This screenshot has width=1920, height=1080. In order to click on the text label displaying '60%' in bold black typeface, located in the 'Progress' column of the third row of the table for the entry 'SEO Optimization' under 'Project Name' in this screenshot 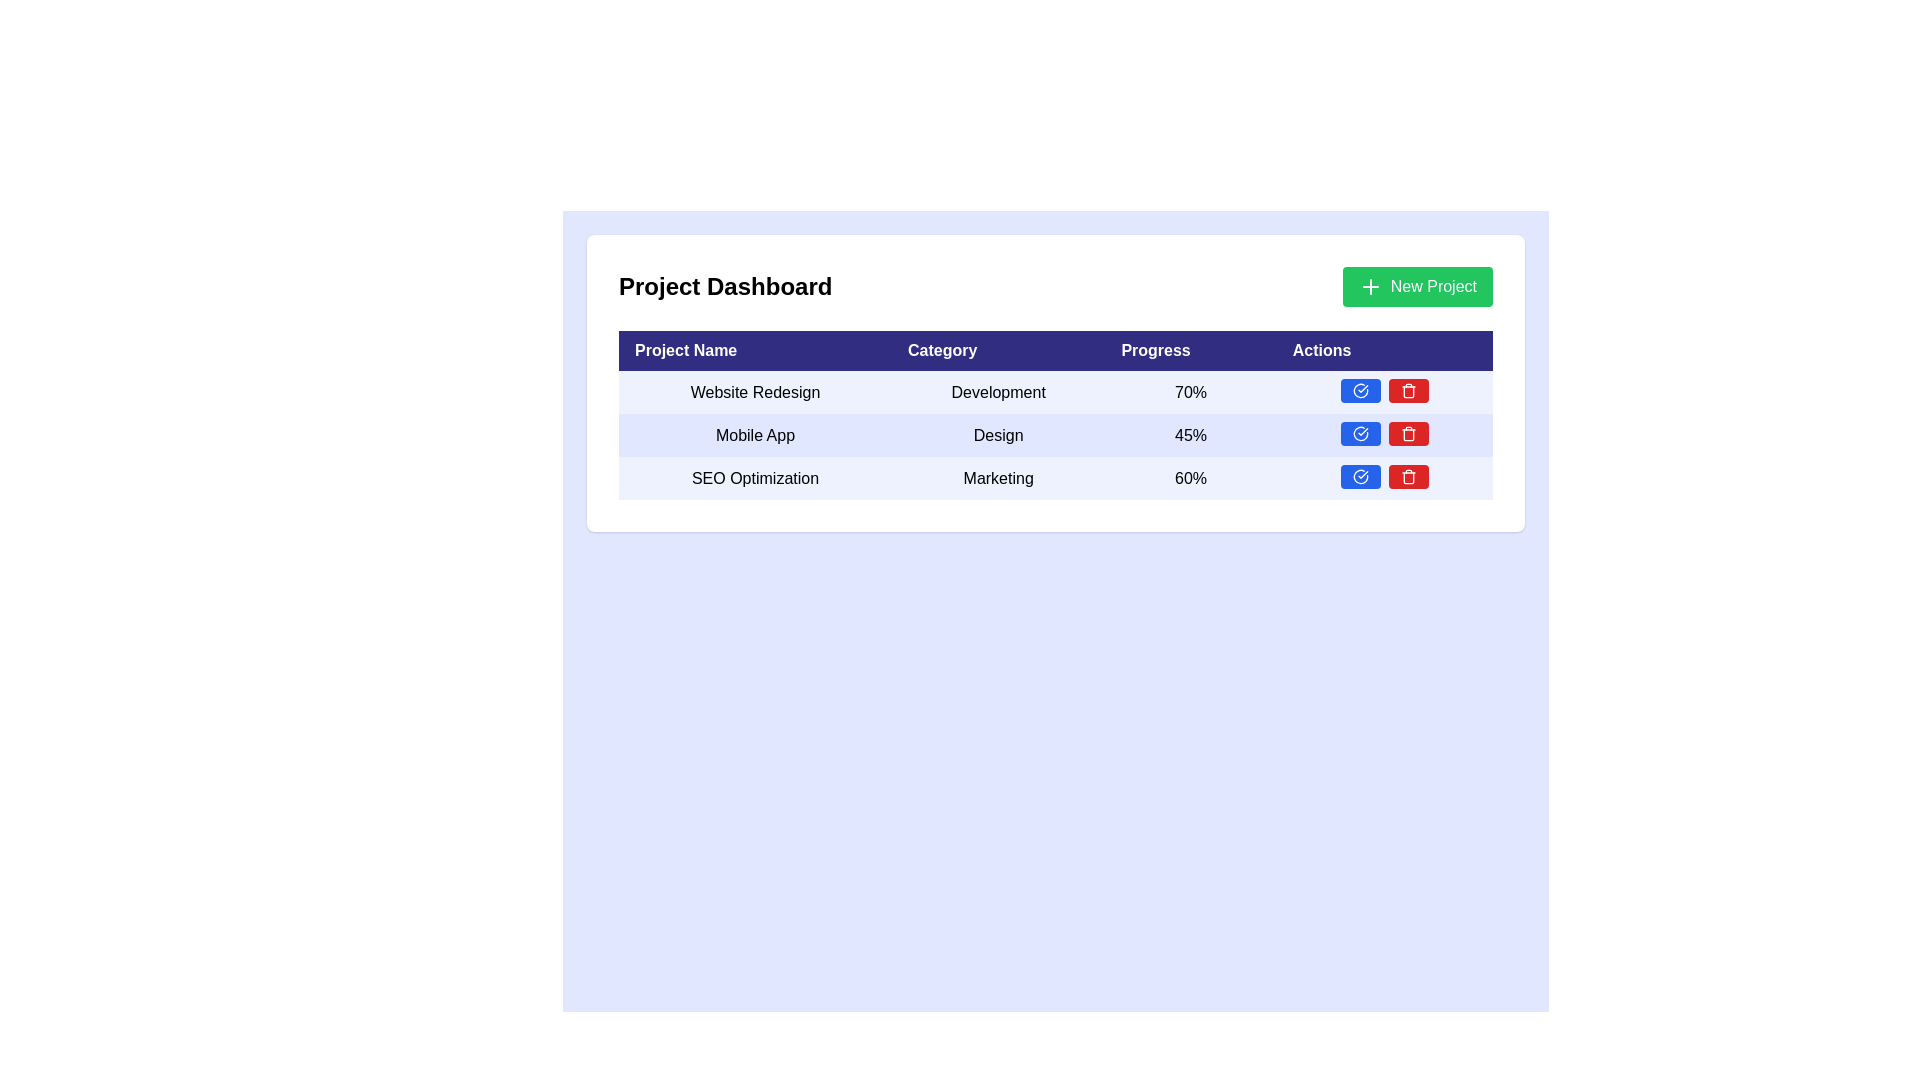, I will do `click(1190, 478)`.